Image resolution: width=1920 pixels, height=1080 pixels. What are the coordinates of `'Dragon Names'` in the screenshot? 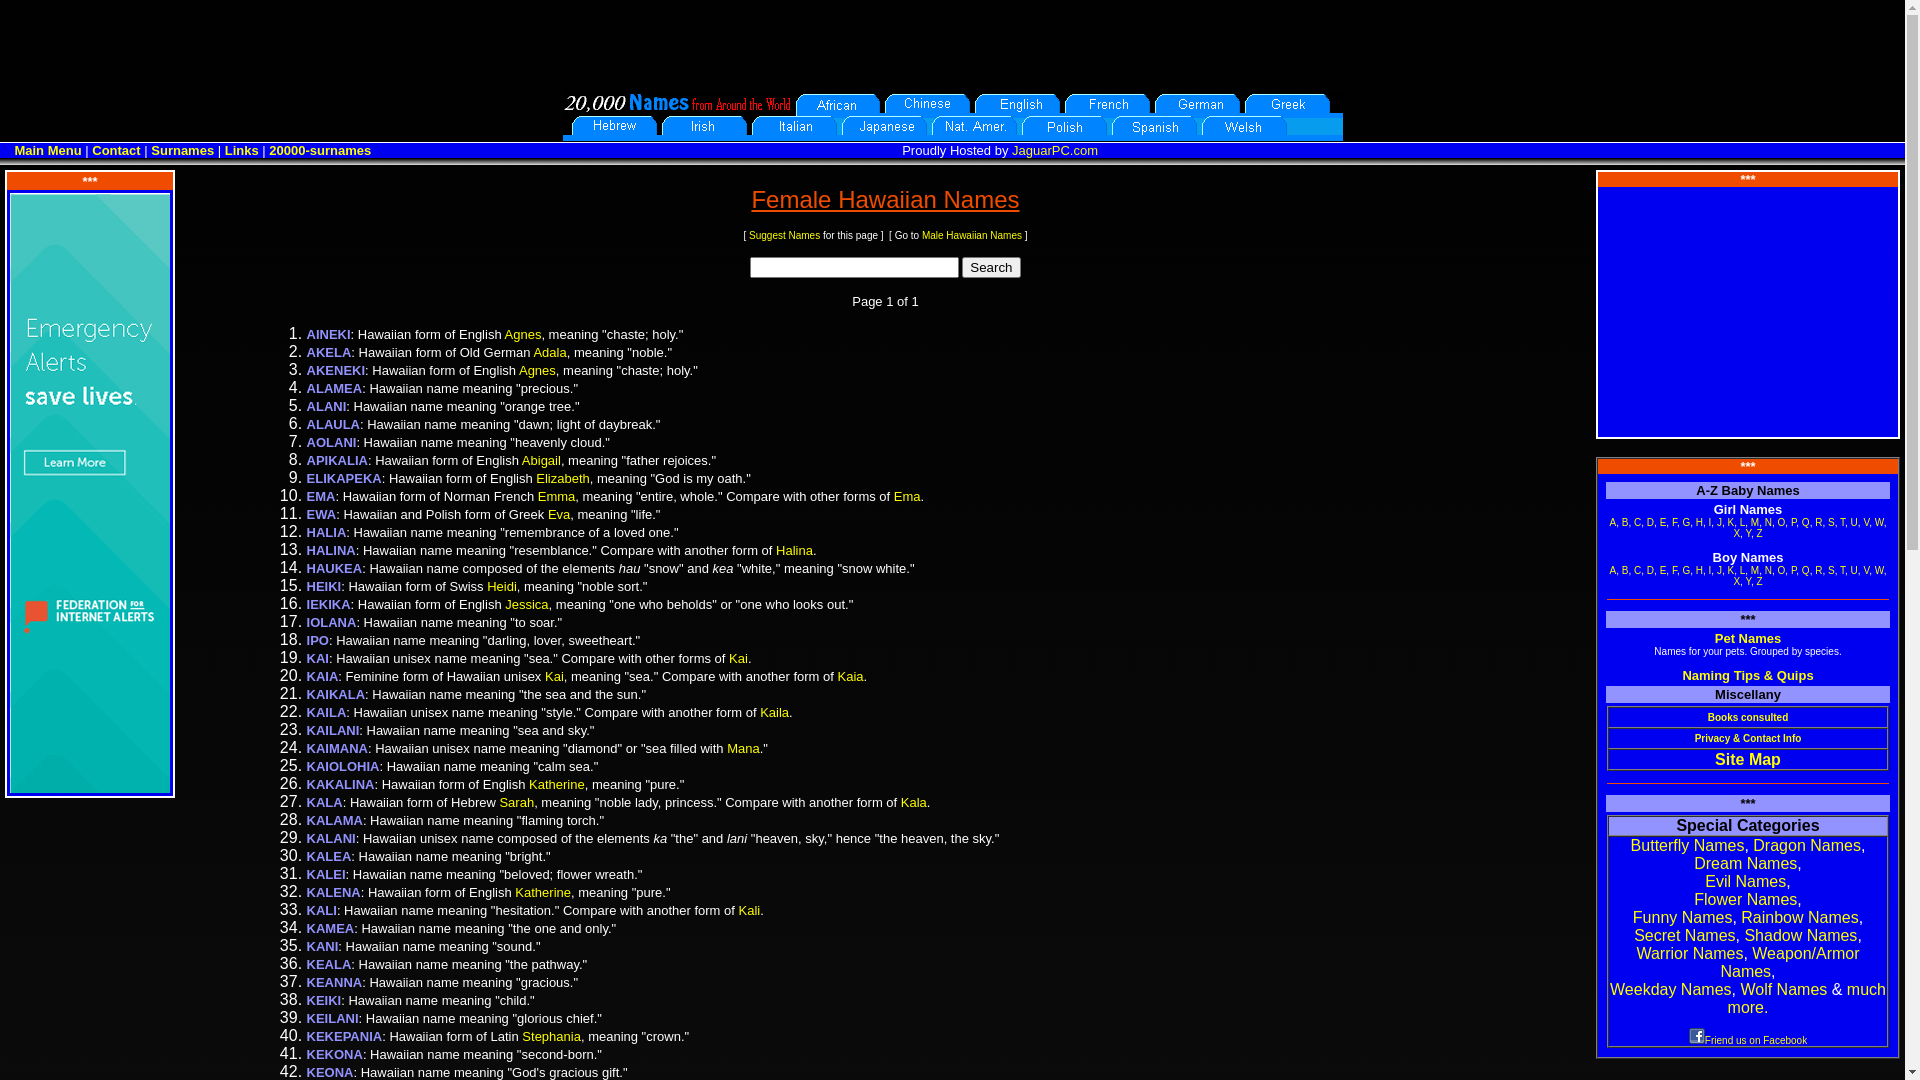 It's located at (1806, 845).